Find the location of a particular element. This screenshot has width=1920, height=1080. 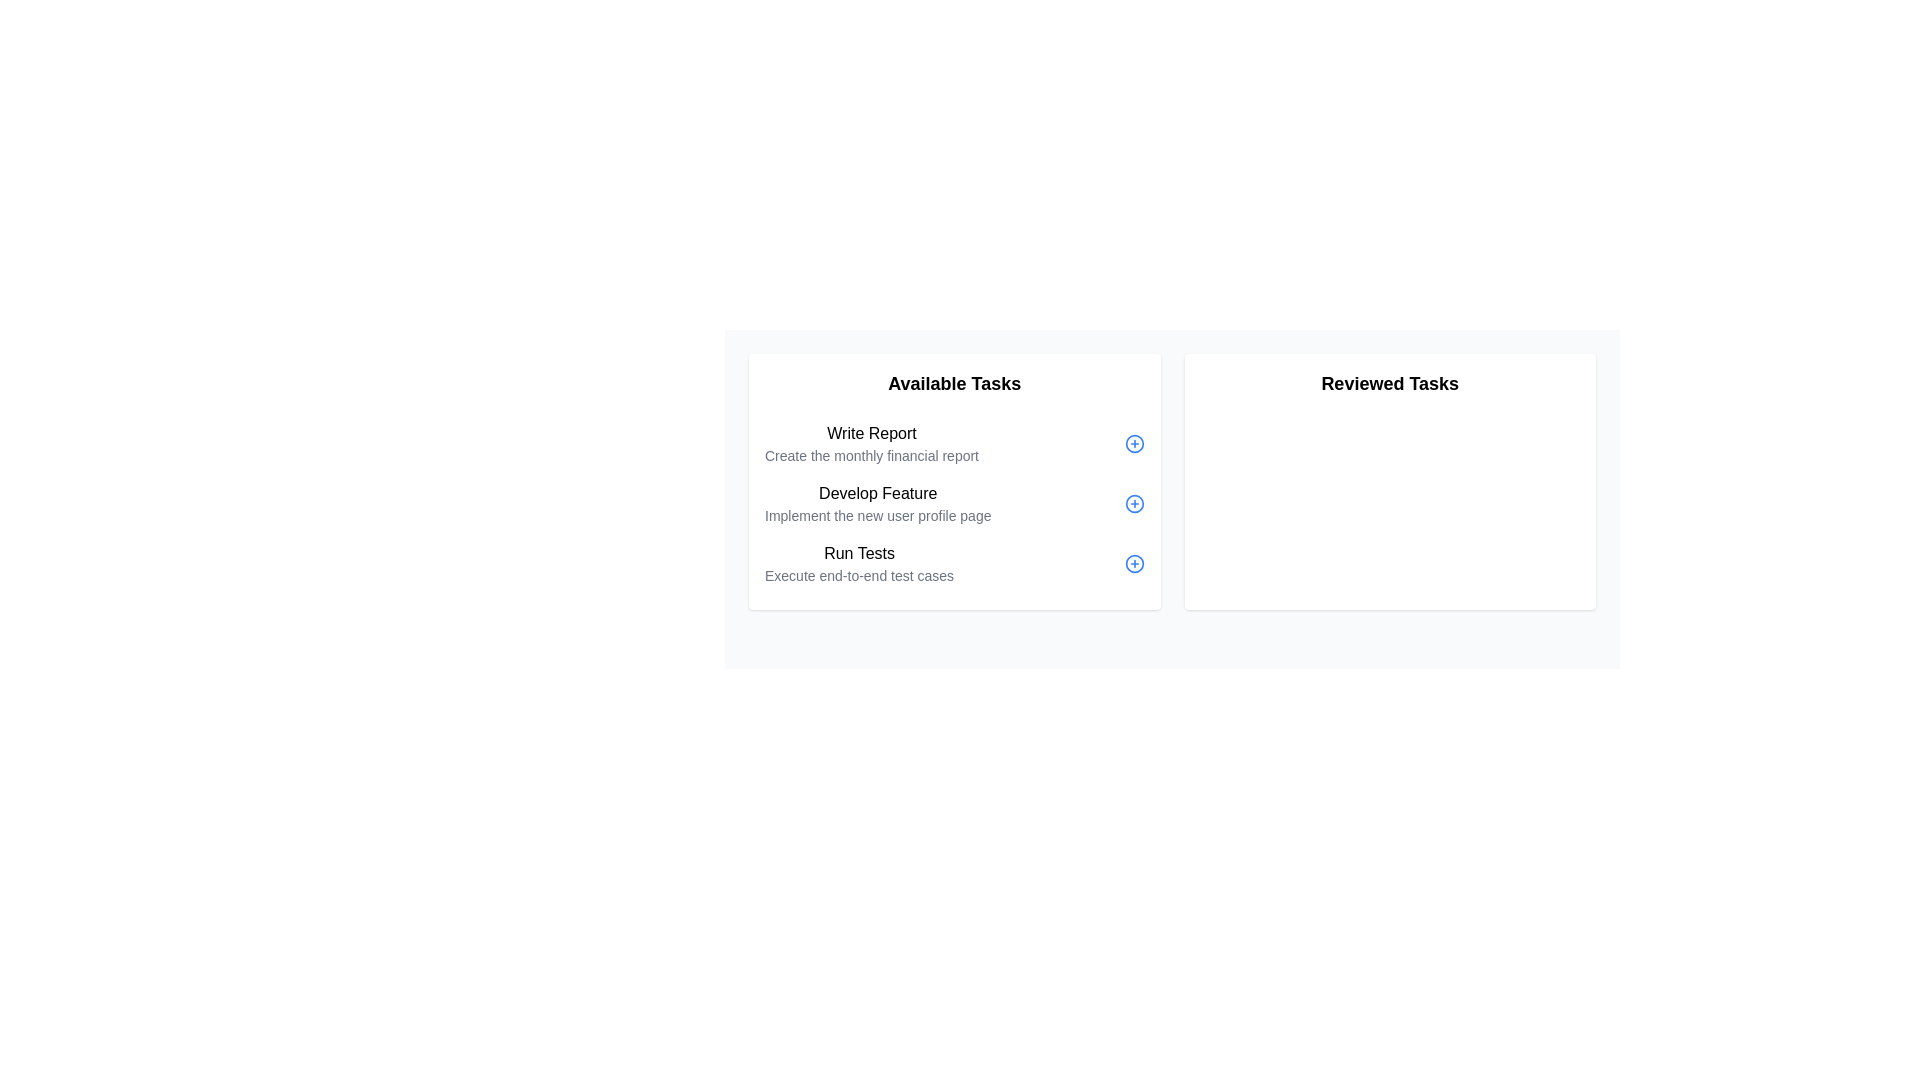

the button located to the right of the text 'Run Tests' in the section titled 'Run Tests Execute end-to-end test cases' for keyboard navigation is located at coordinates (1134, 563).